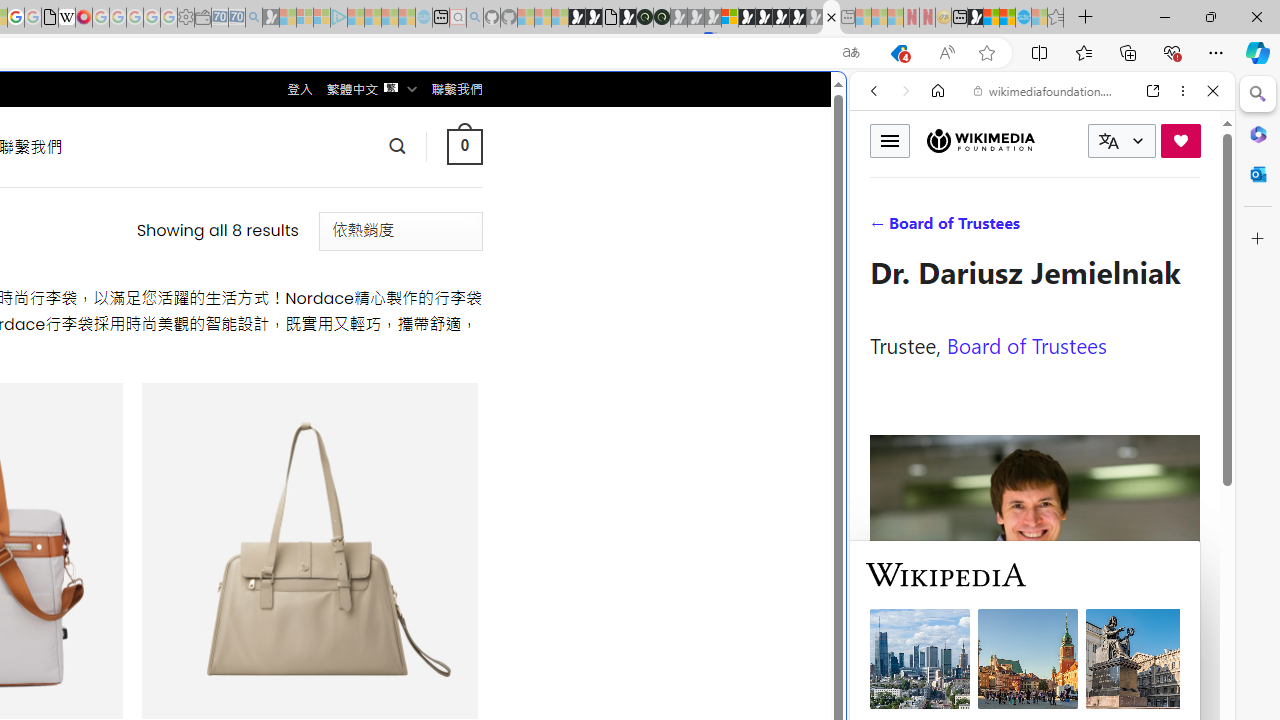 This screenshot has width=1280, height=720. What do you see at coordinates (1108, 140) in the screenshot?
I see `'Class: i icon icon-translate language-switcher__icon'` at bounding box center [1108, 140].